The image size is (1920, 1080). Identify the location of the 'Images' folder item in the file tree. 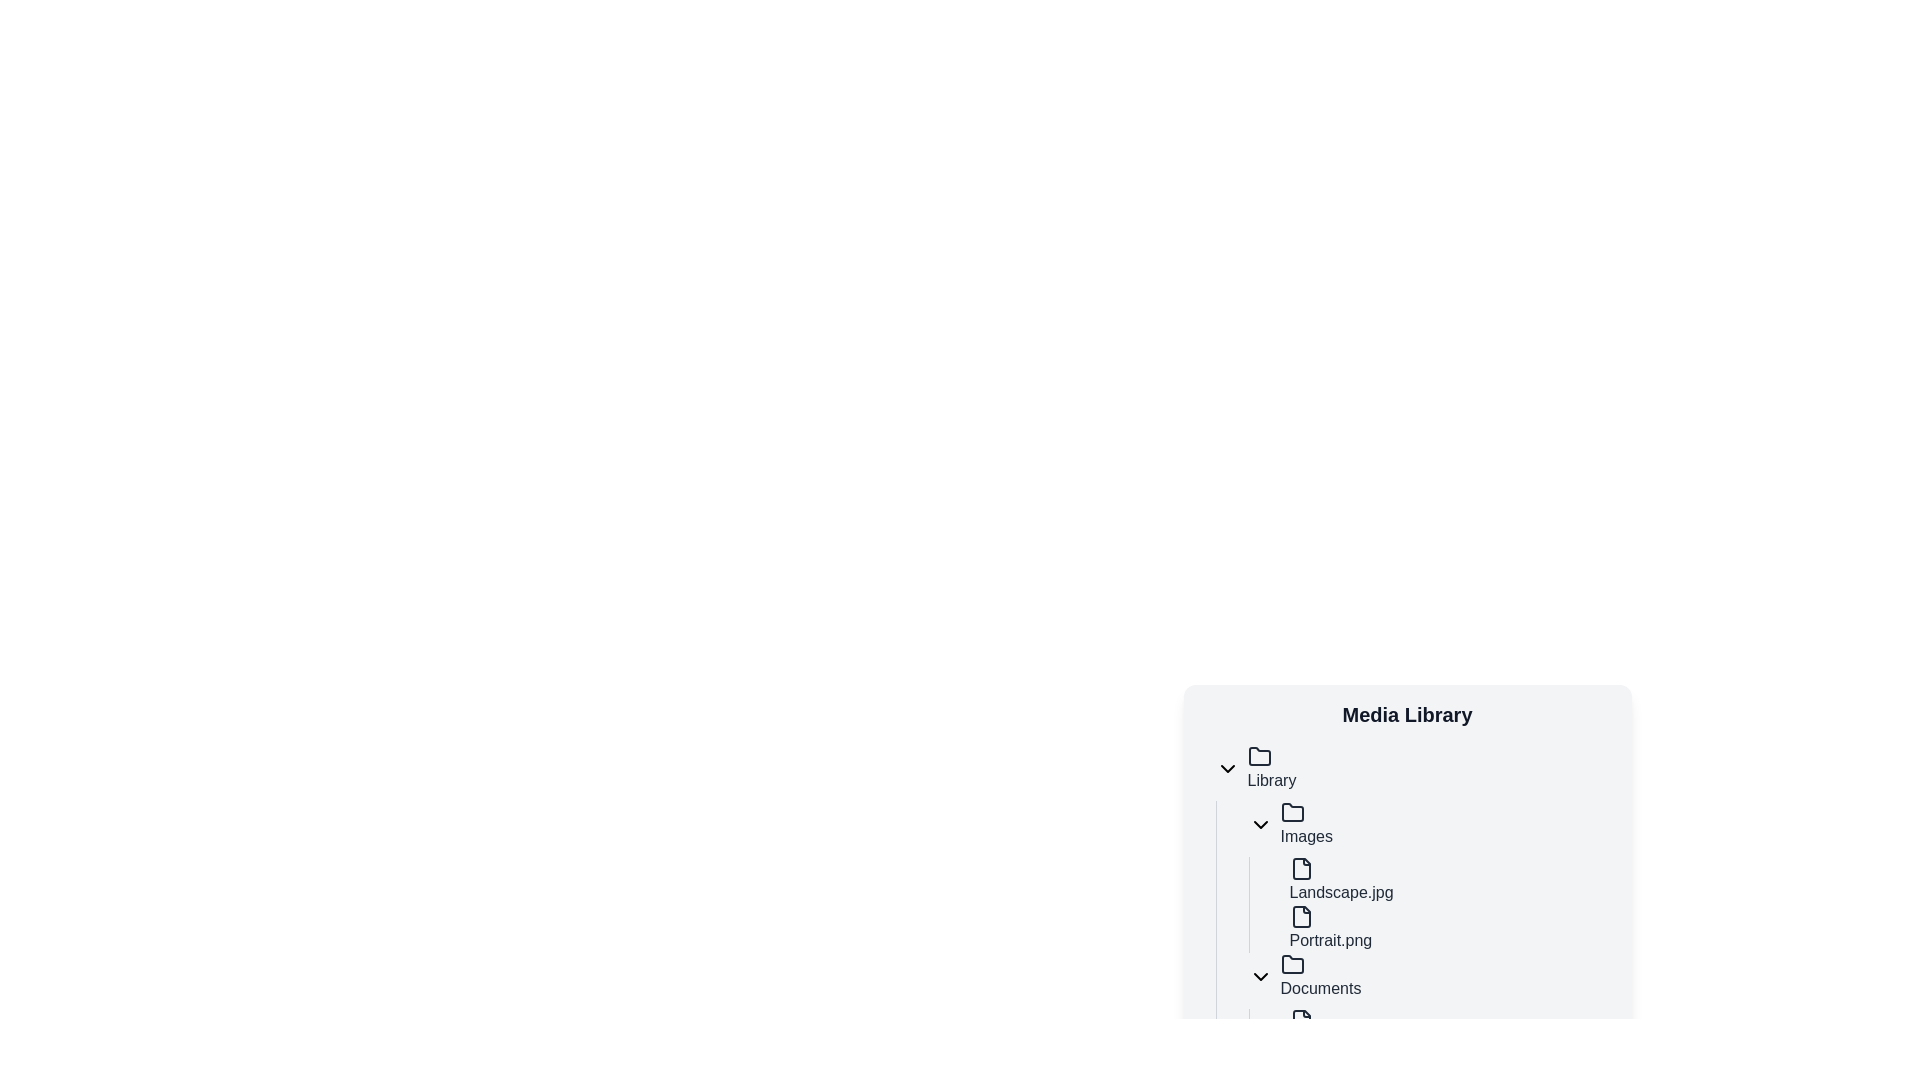
(1430, 825).